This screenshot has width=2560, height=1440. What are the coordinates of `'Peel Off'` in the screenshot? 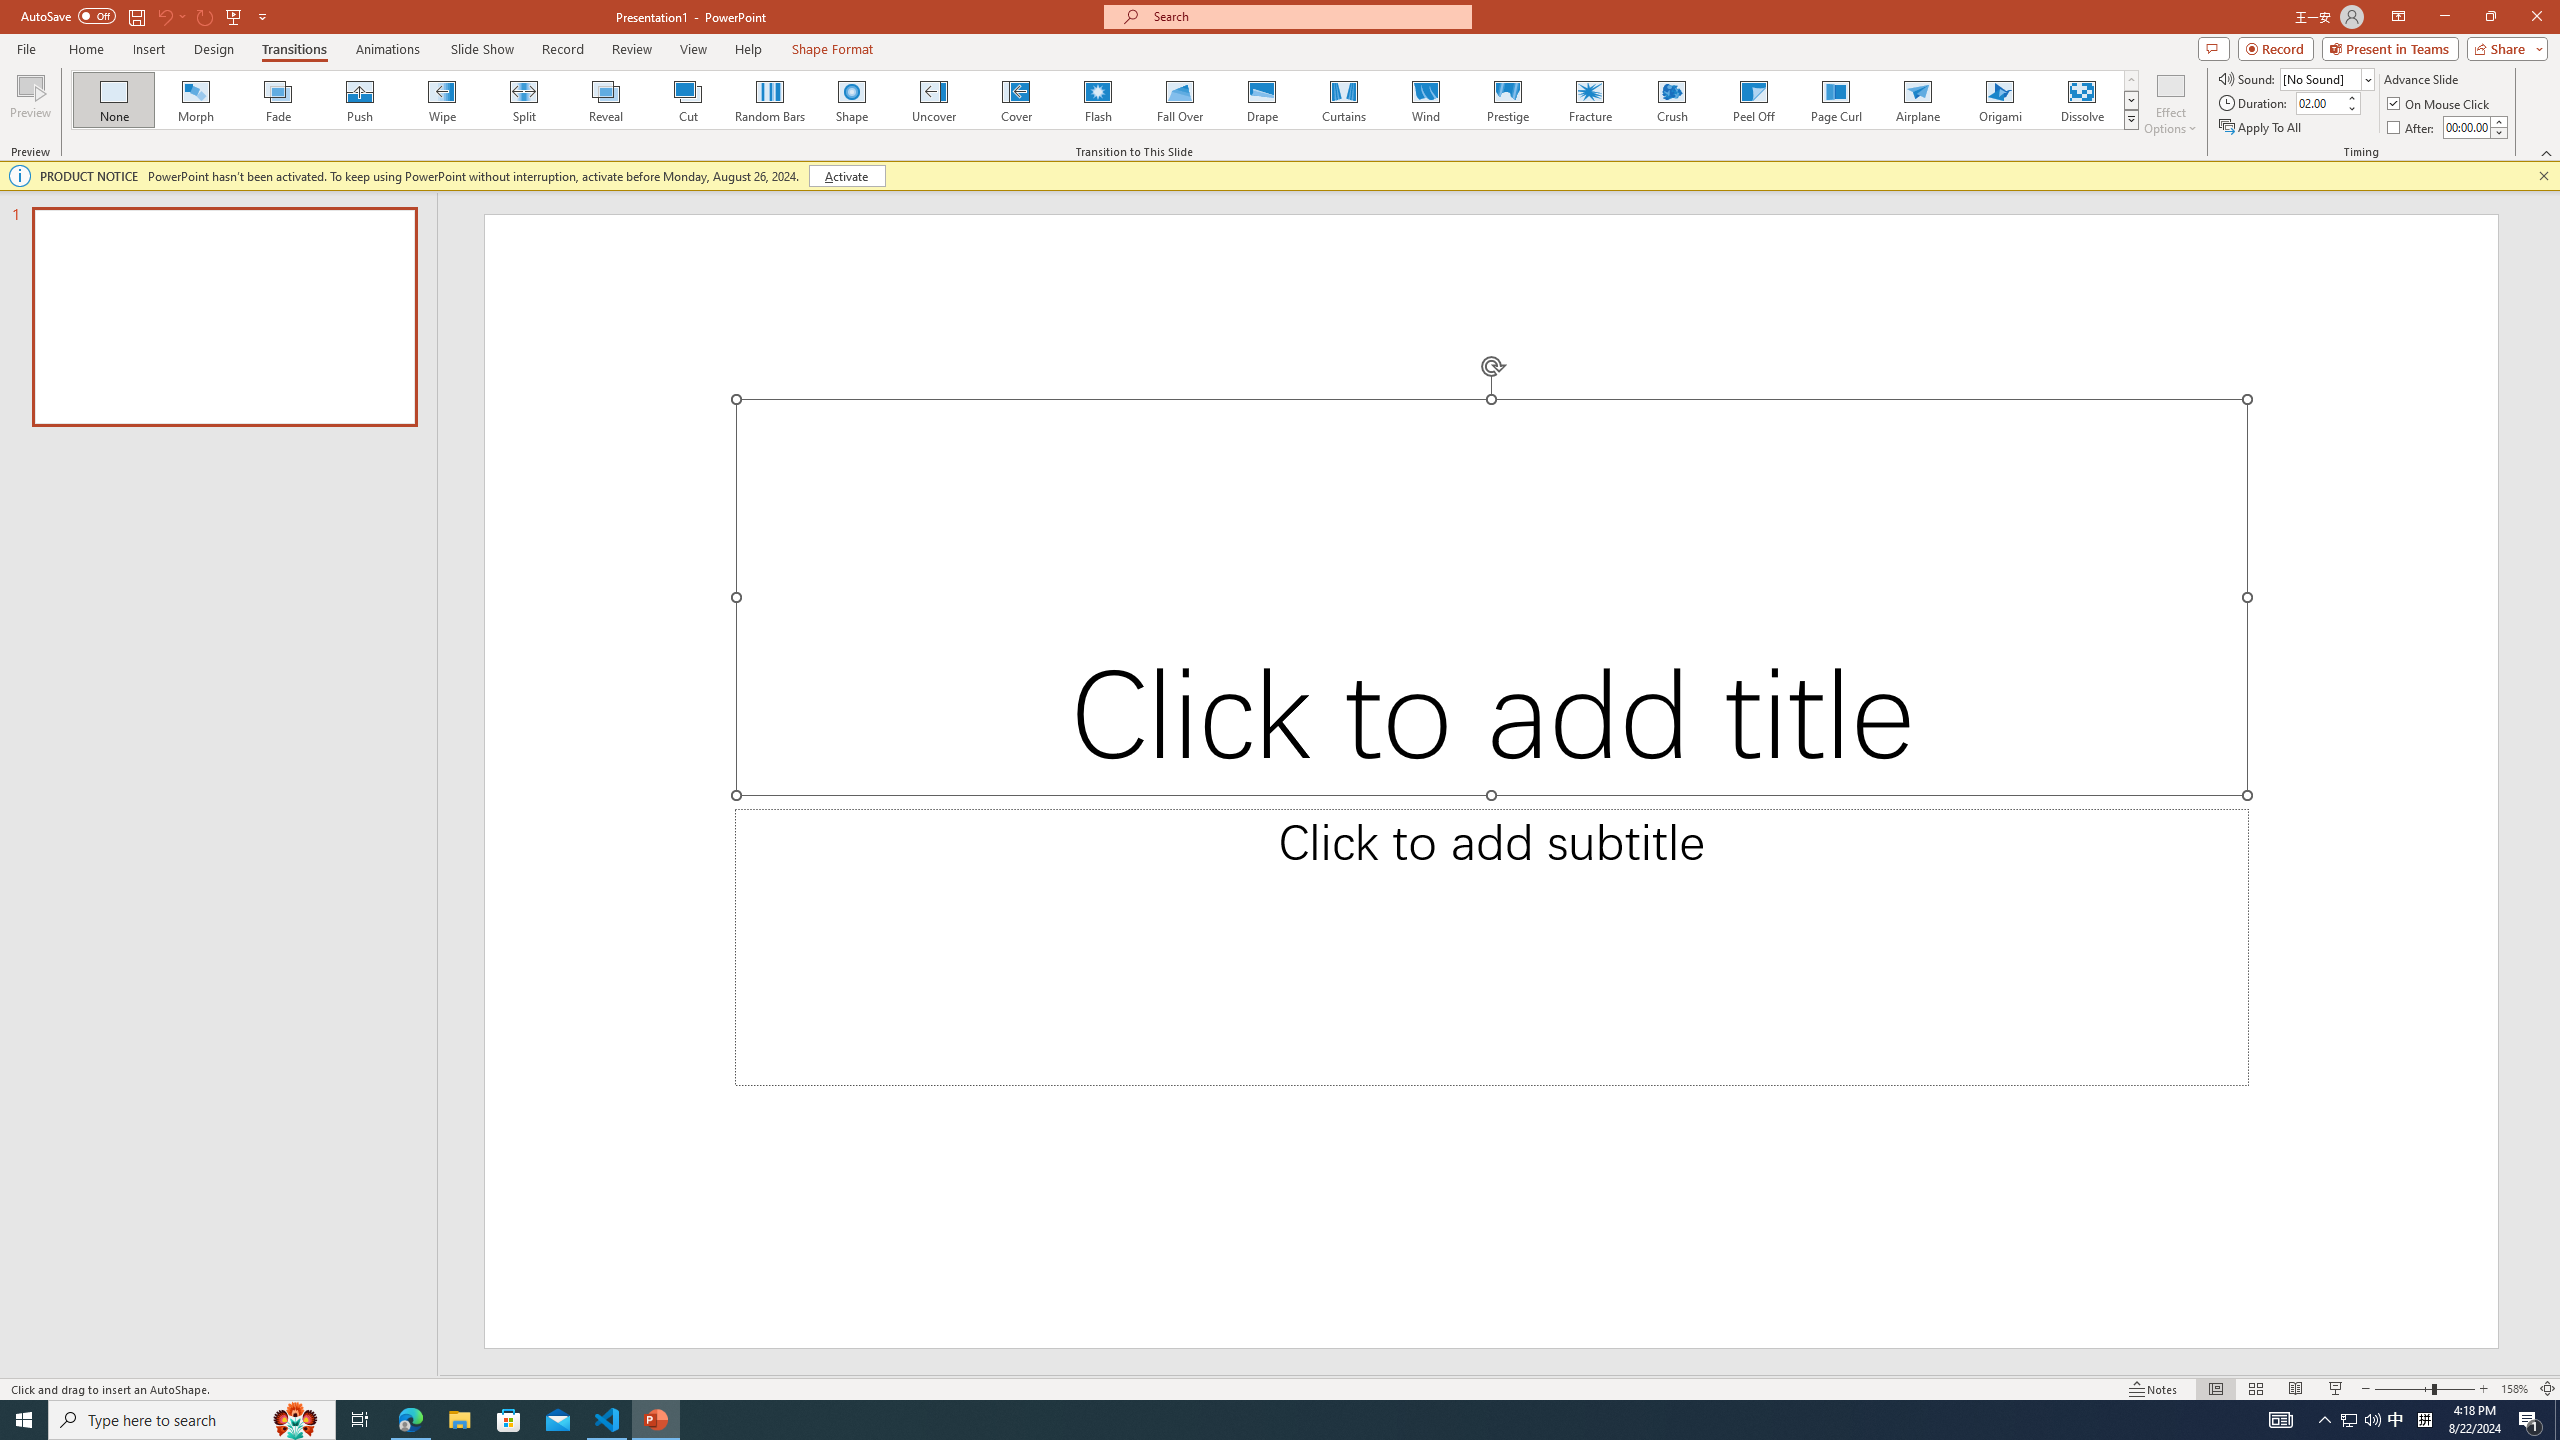 It's located at (1752, 99).